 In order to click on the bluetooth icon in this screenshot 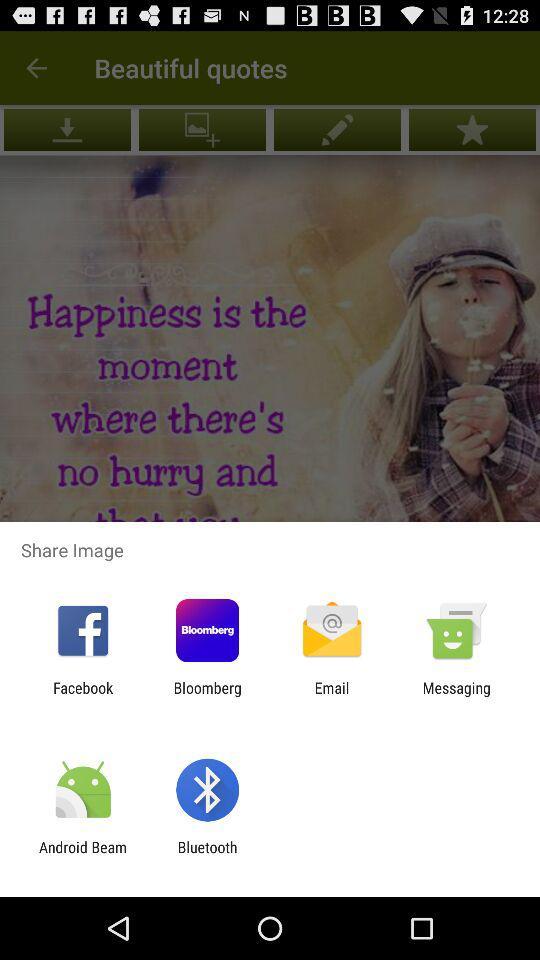, I will do `click(206, 855)`.